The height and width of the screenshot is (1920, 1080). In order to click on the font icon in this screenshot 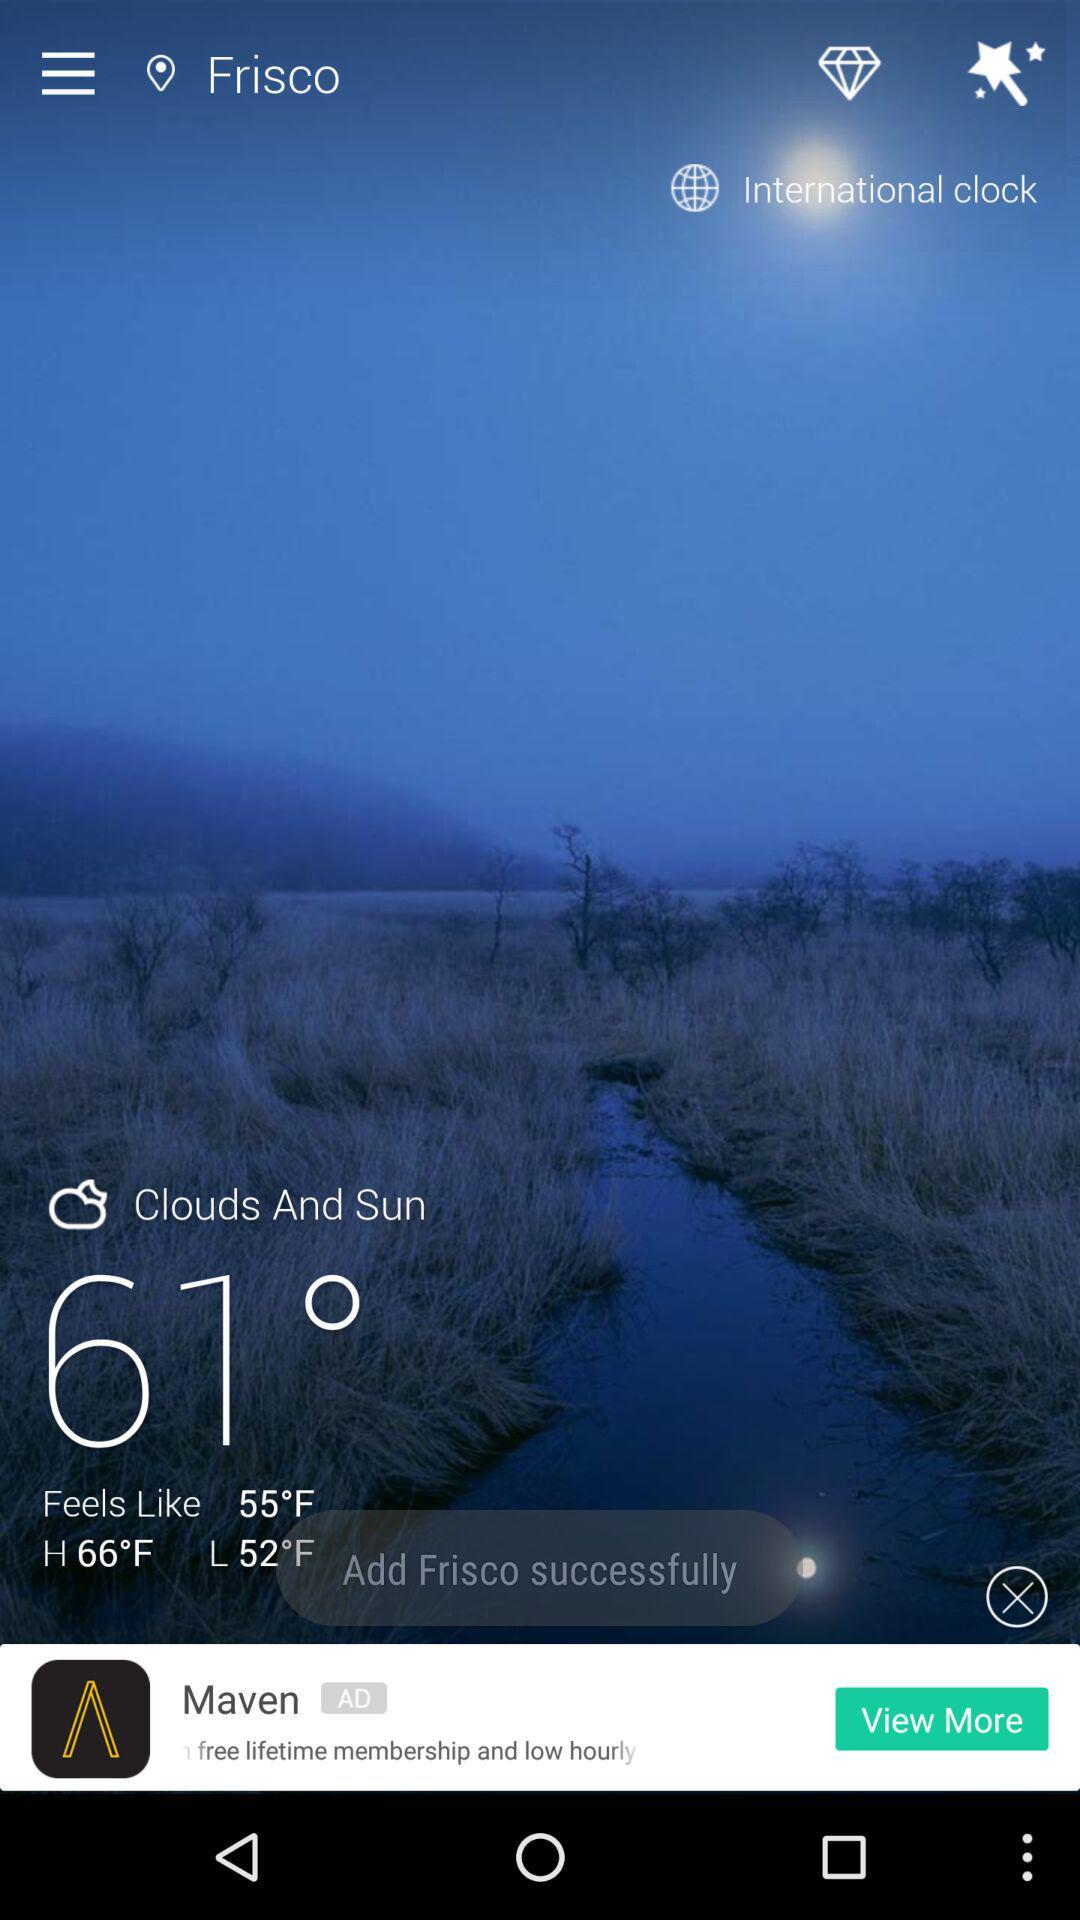, I will do `click(90, 1839)`.